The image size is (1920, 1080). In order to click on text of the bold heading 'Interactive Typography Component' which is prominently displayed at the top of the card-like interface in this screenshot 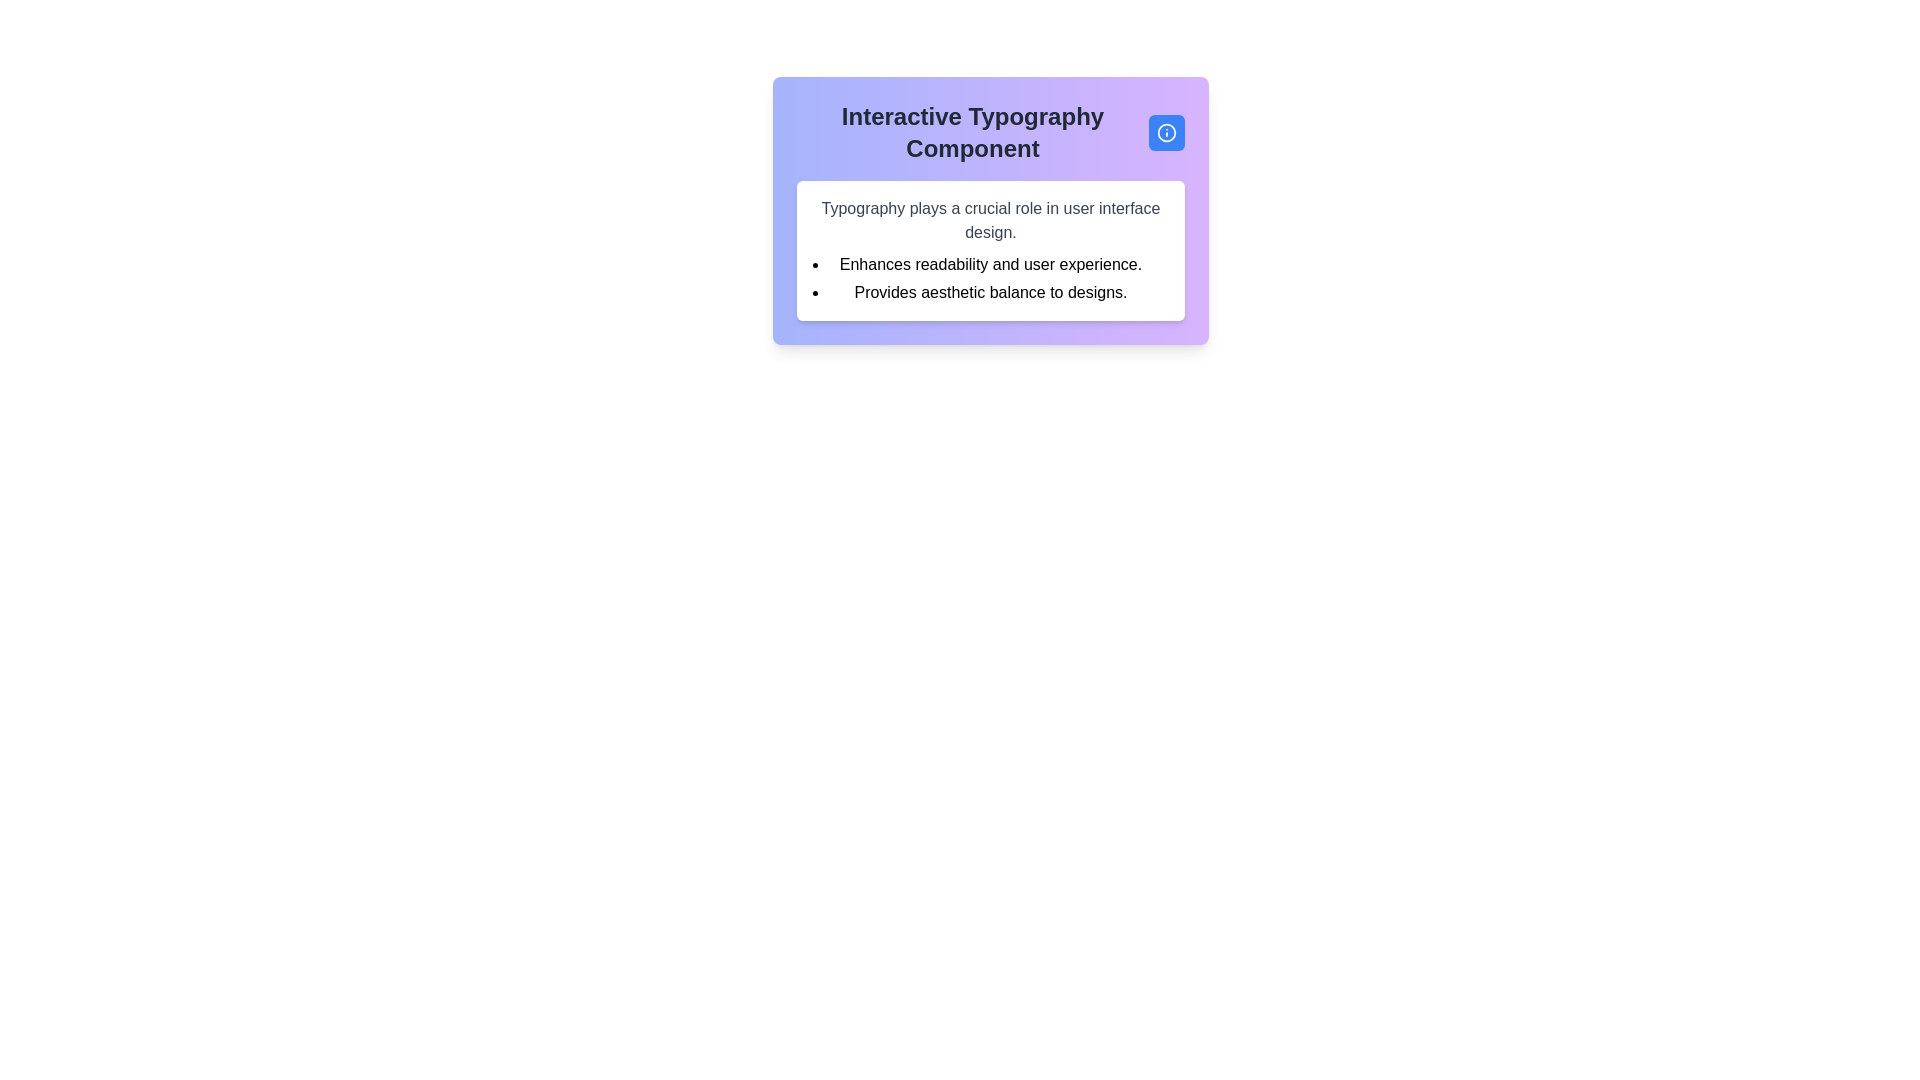, I will do `click(973, 132)`.